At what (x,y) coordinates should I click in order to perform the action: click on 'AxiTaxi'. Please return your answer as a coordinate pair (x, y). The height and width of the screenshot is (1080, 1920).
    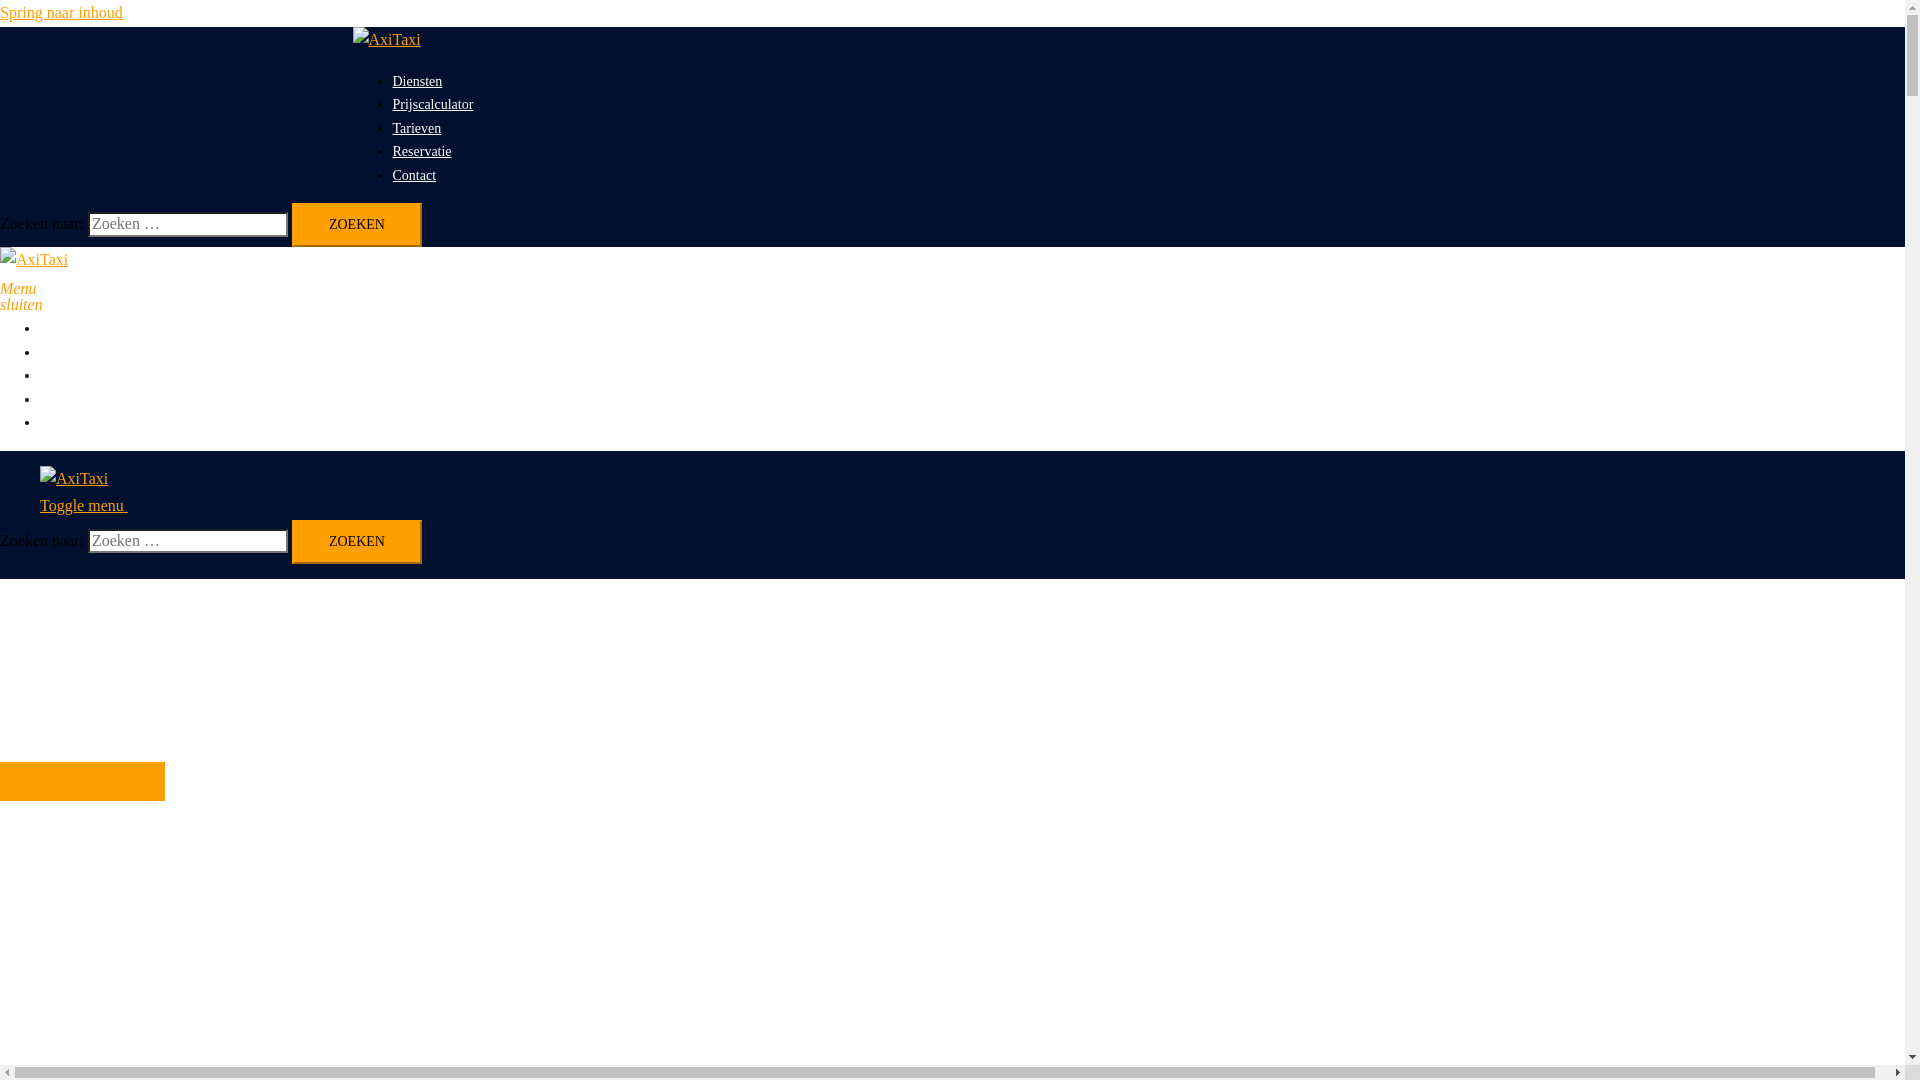
    Looking at the image, I should click on (0, 258).